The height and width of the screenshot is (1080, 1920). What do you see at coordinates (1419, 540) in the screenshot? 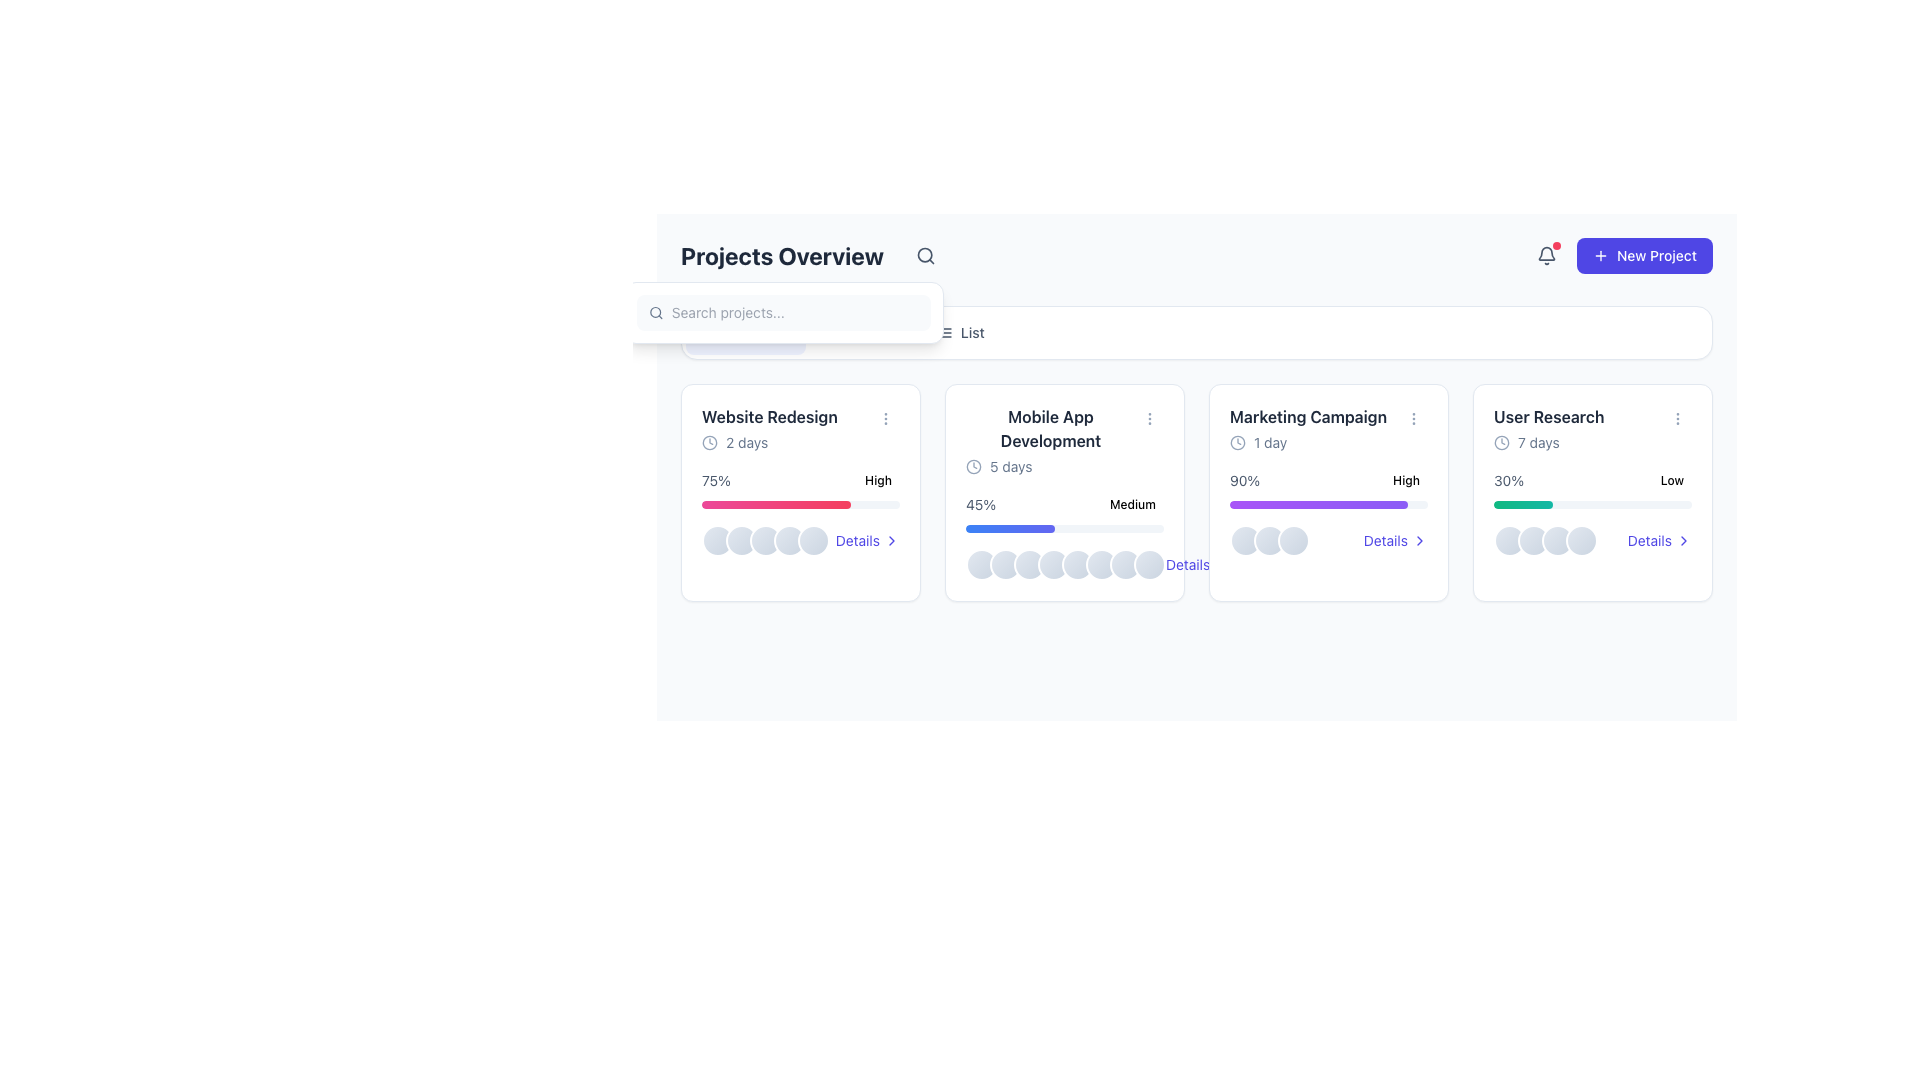
I see `the arrow icon located to the right of the 'Details' text within the project card, which indicates further action or information related to the project` at bounding box center [1419, 540].